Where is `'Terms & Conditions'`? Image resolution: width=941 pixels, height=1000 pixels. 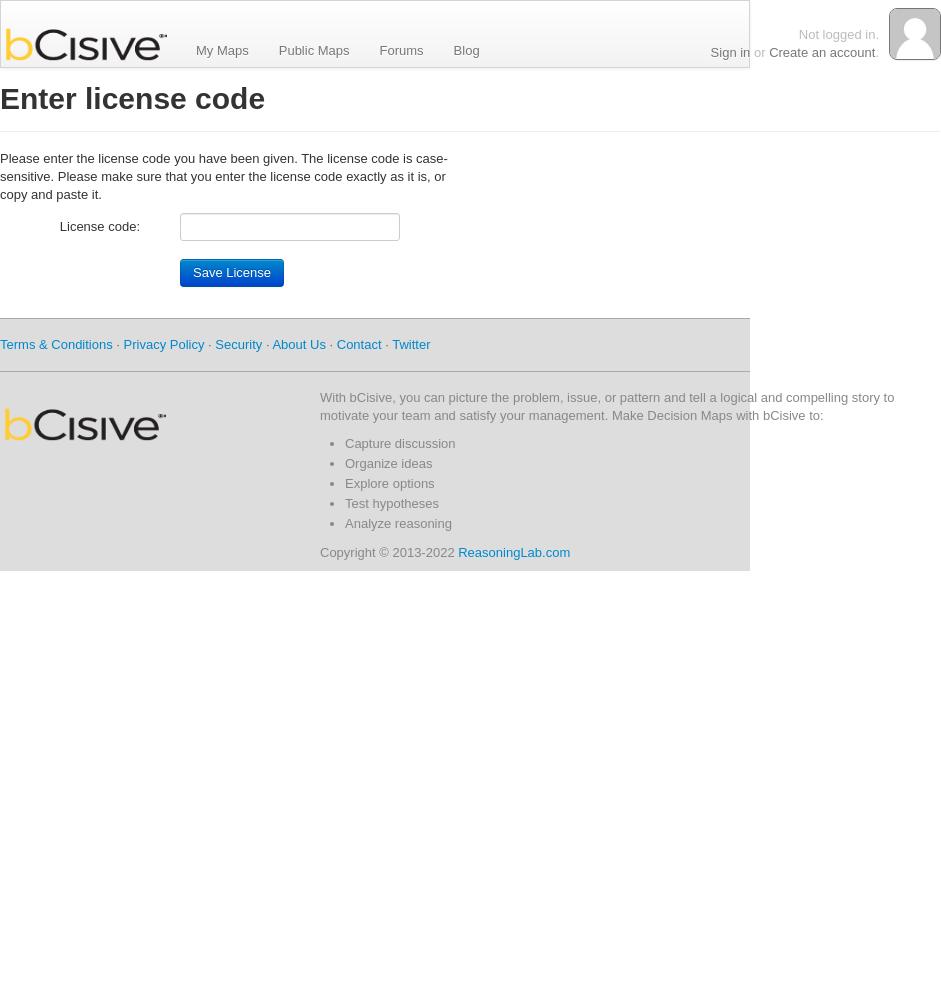
'Terms & Conditions' is located at coordinates (54, 343).